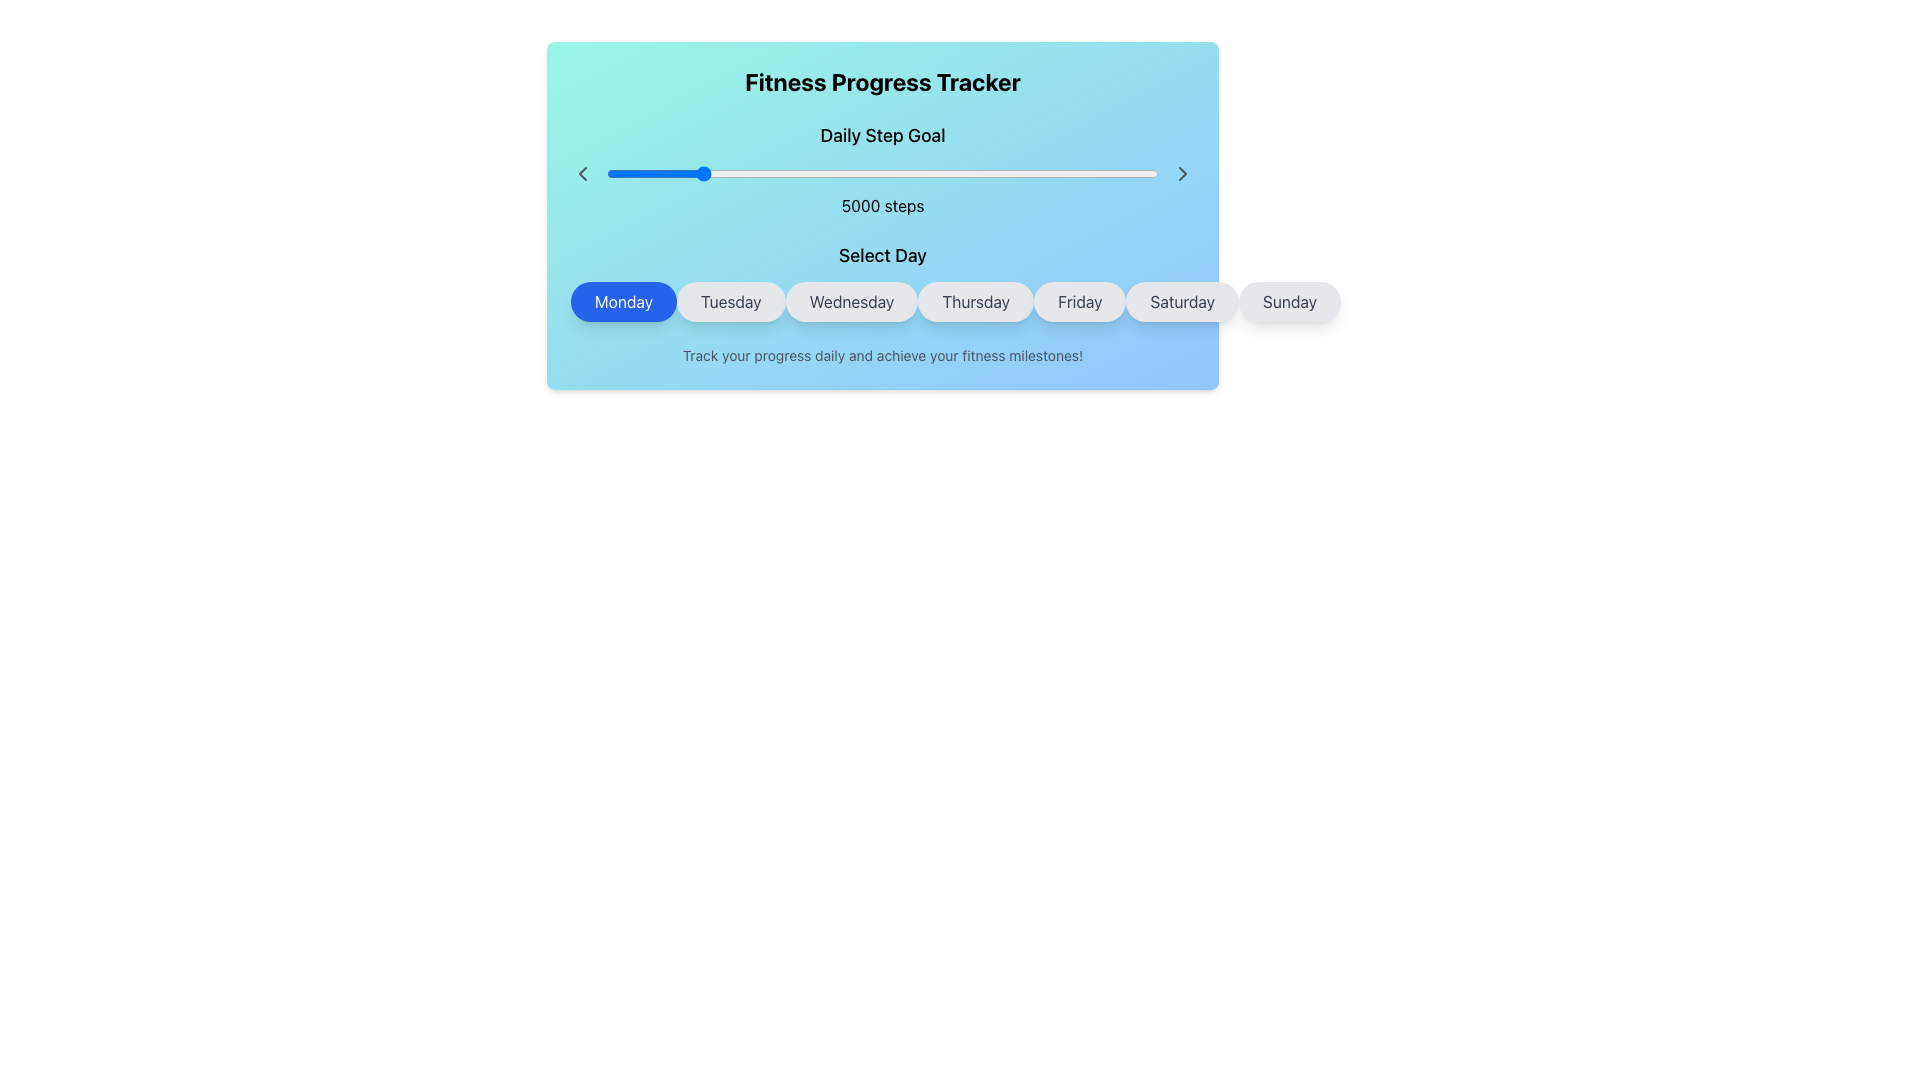 This screenshot has width=1920, height=1080. Describe the element at coordinates (1019, 172) in the screenshot. I see `the step goal` at that location.